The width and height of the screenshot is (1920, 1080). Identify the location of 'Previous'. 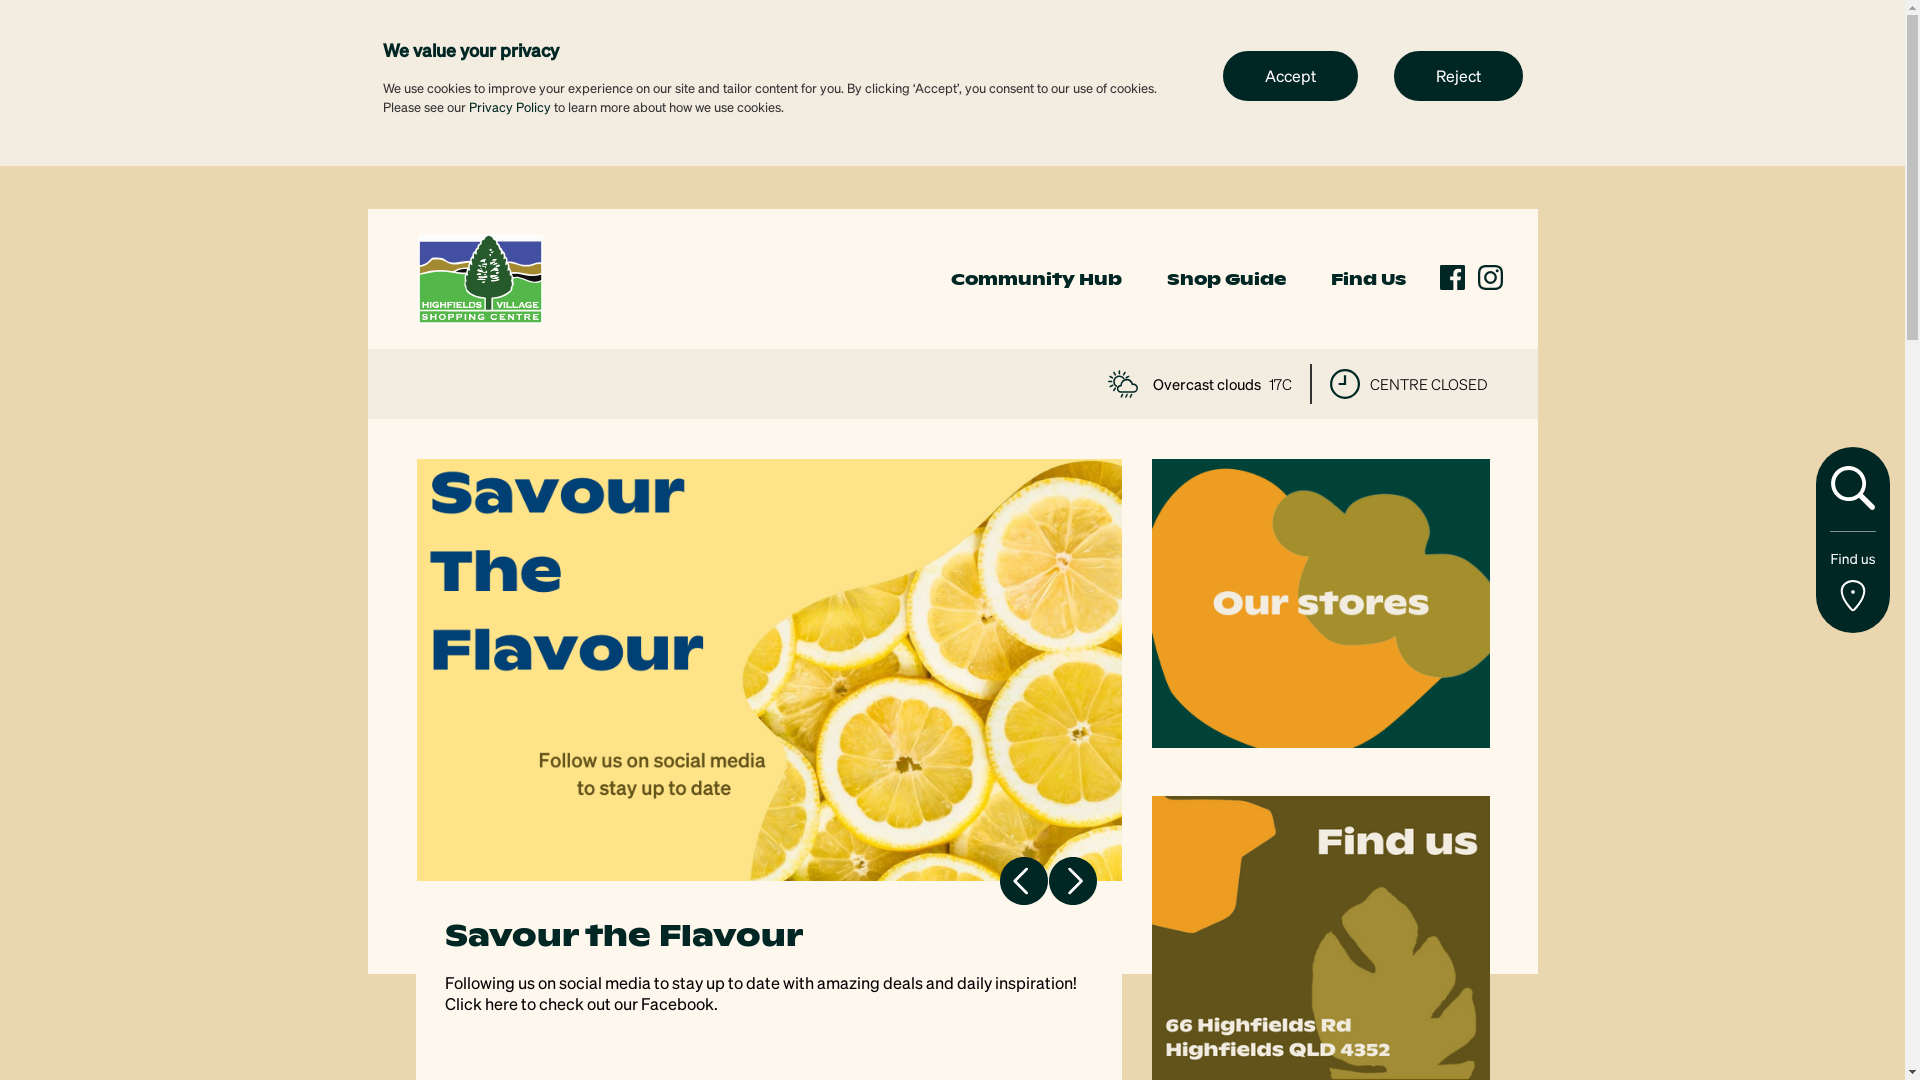
(1023, 879).